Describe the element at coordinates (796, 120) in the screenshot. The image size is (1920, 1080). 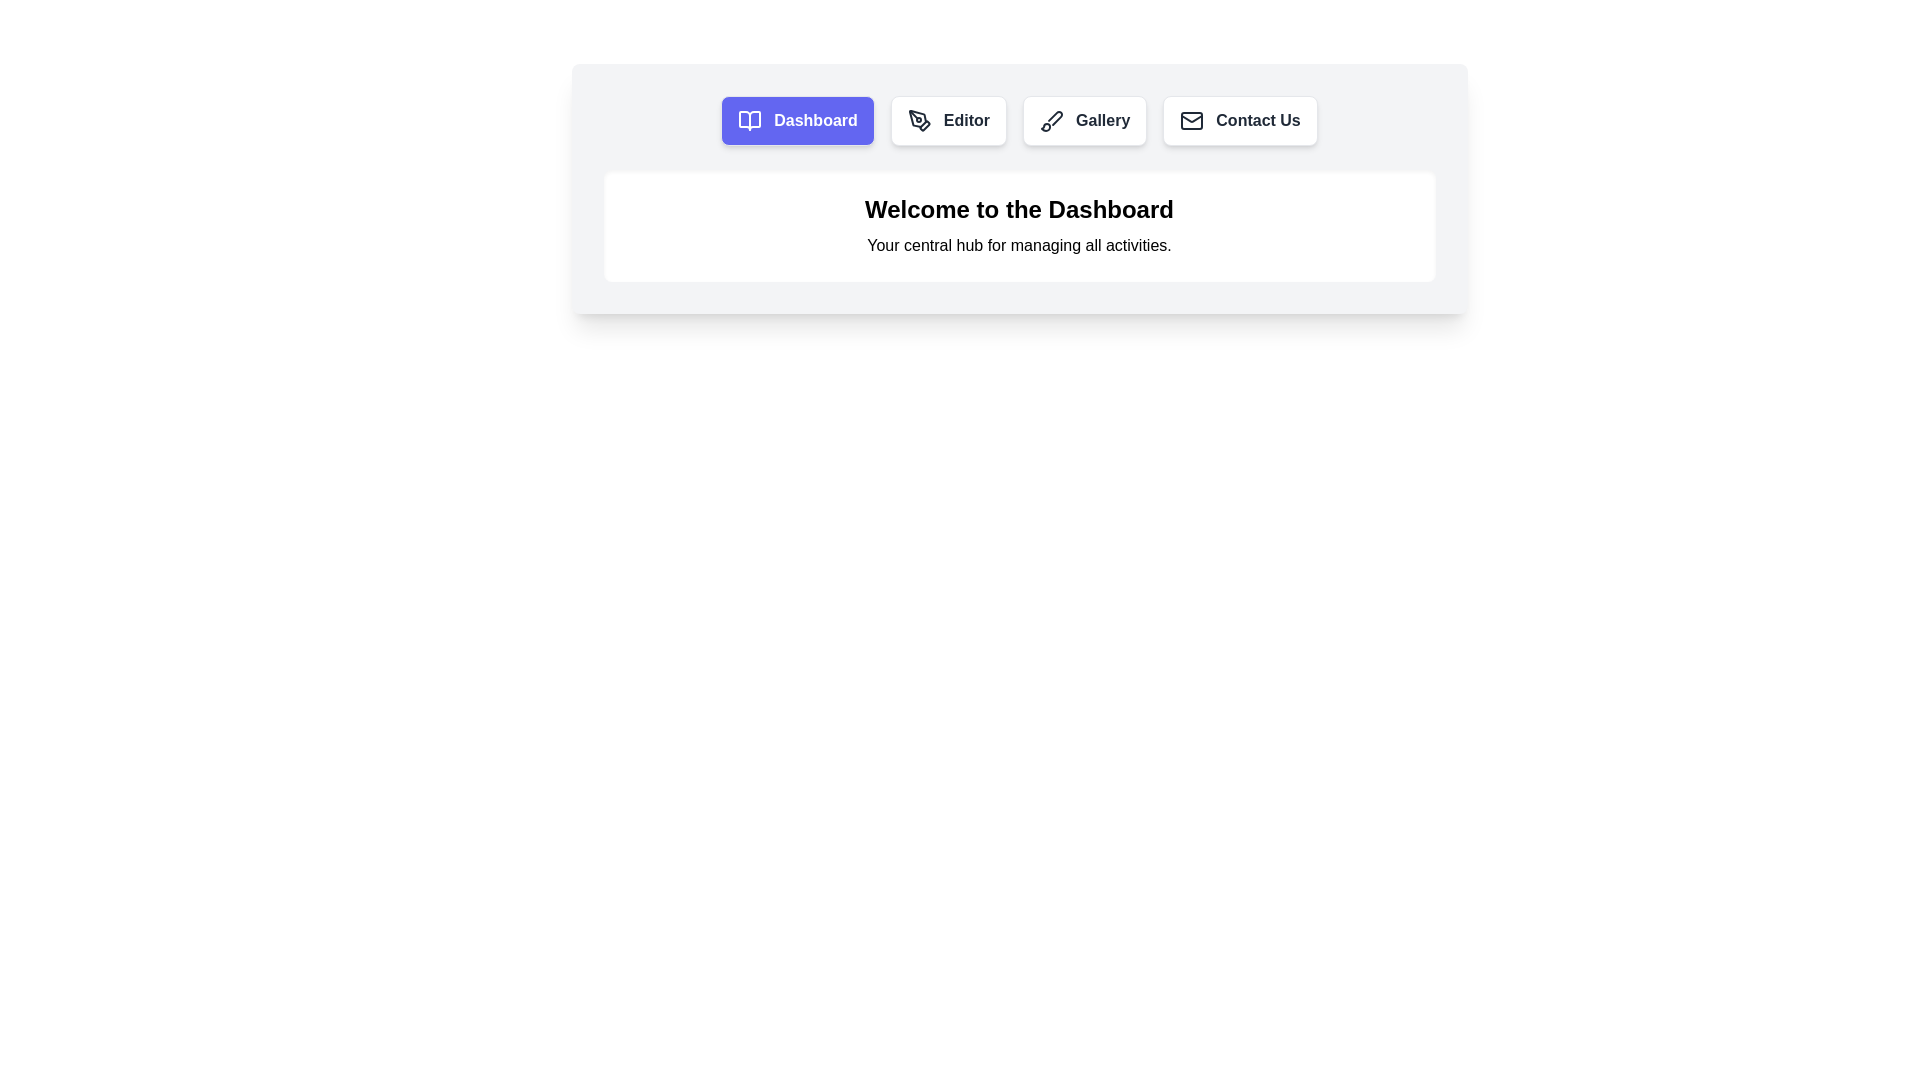
I see `the 'Dashboard' navigation button located in the top navigation bar, which is the first button in the row of menu options` at that location.